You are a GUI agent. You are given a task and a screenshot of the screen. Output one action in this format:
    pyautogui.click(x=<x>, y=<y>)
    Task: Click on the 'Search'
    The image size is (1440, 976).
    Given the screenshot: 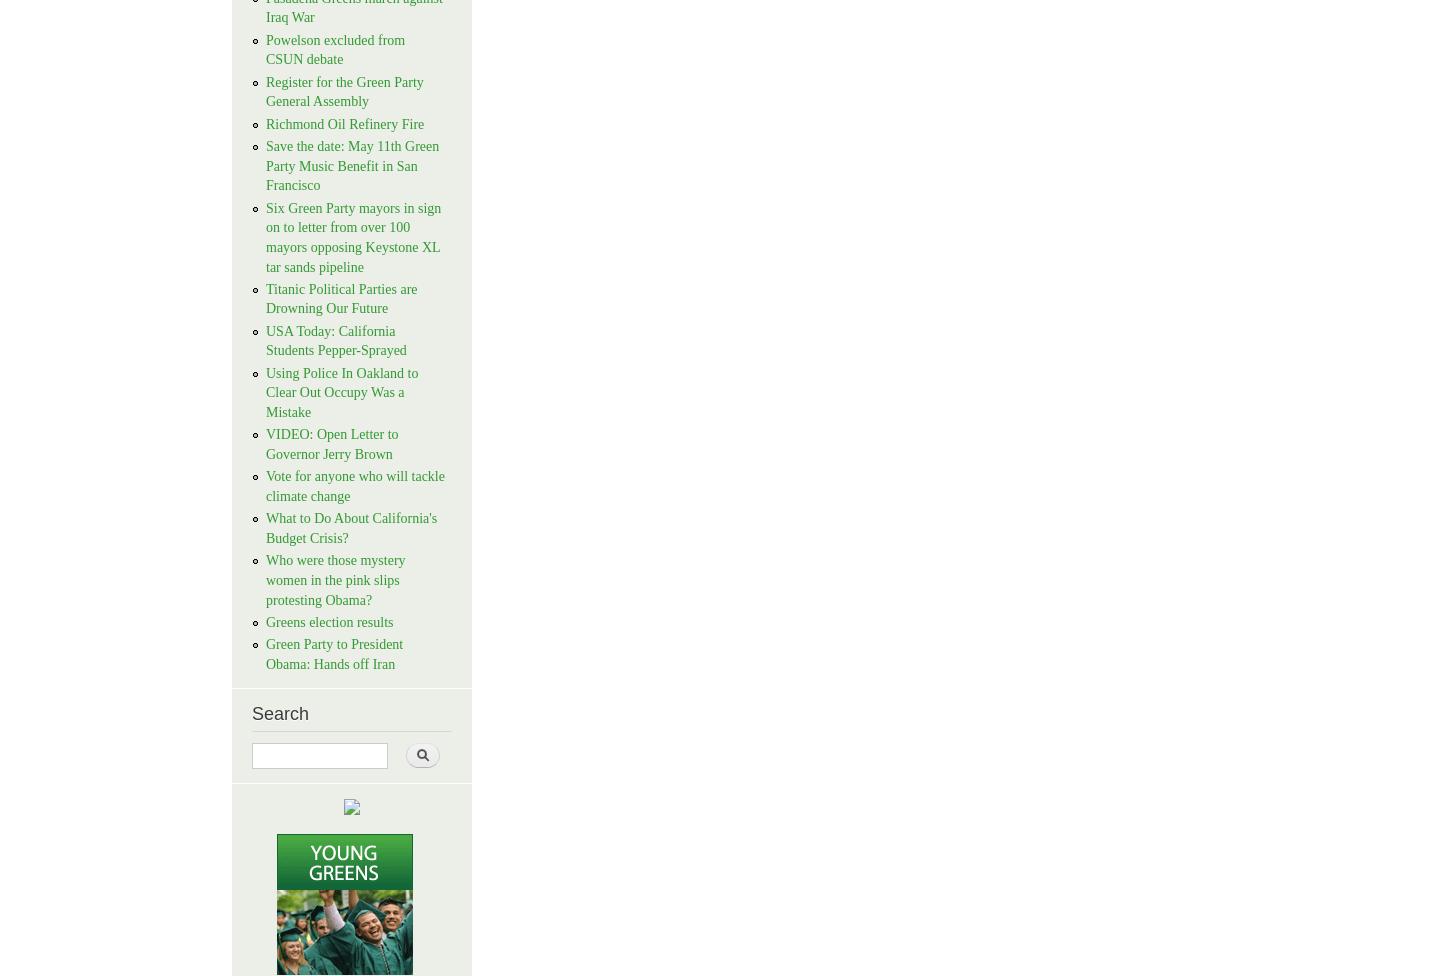 What is the action you would take?
    pyautogui.click(x=279, y=713)
    